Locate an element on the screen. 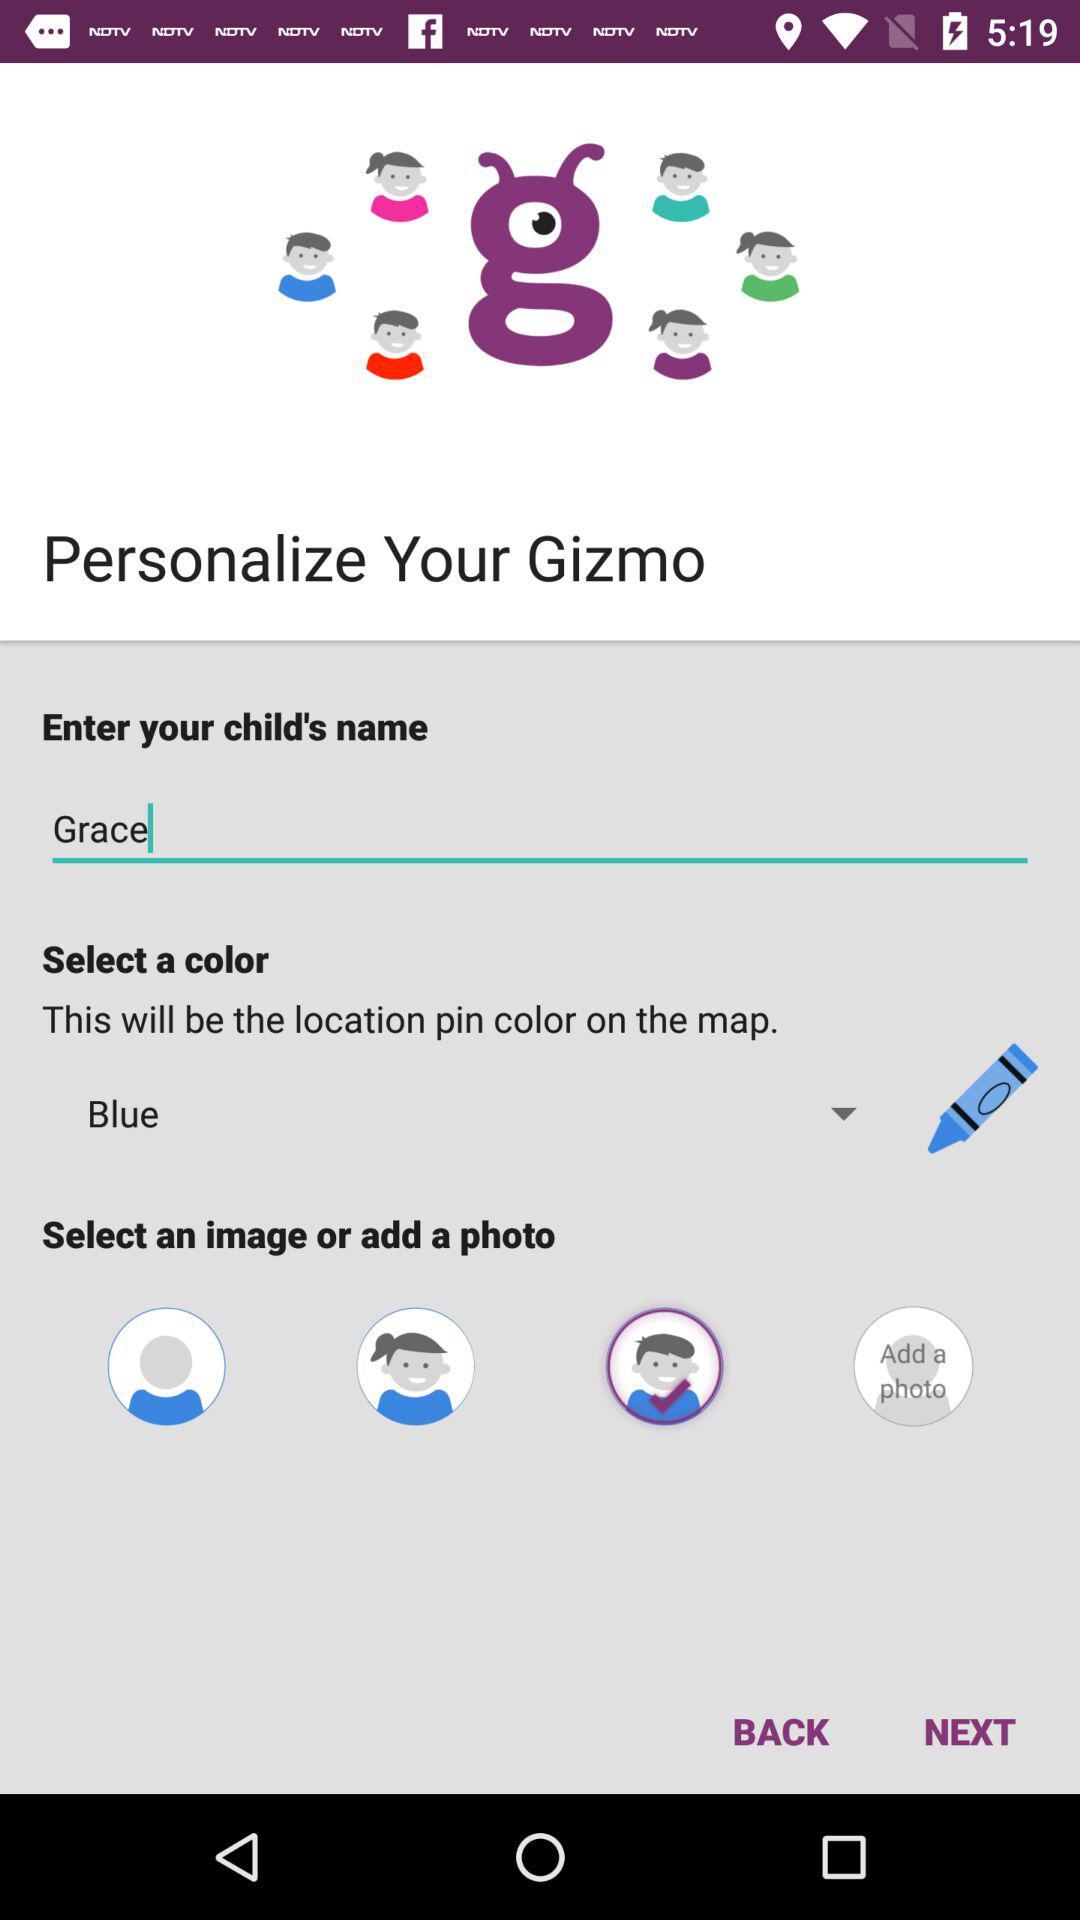 The width and height of the screenshot is (1080, 1920). drop down option below select a color option is located at coordinates (474, 1112).